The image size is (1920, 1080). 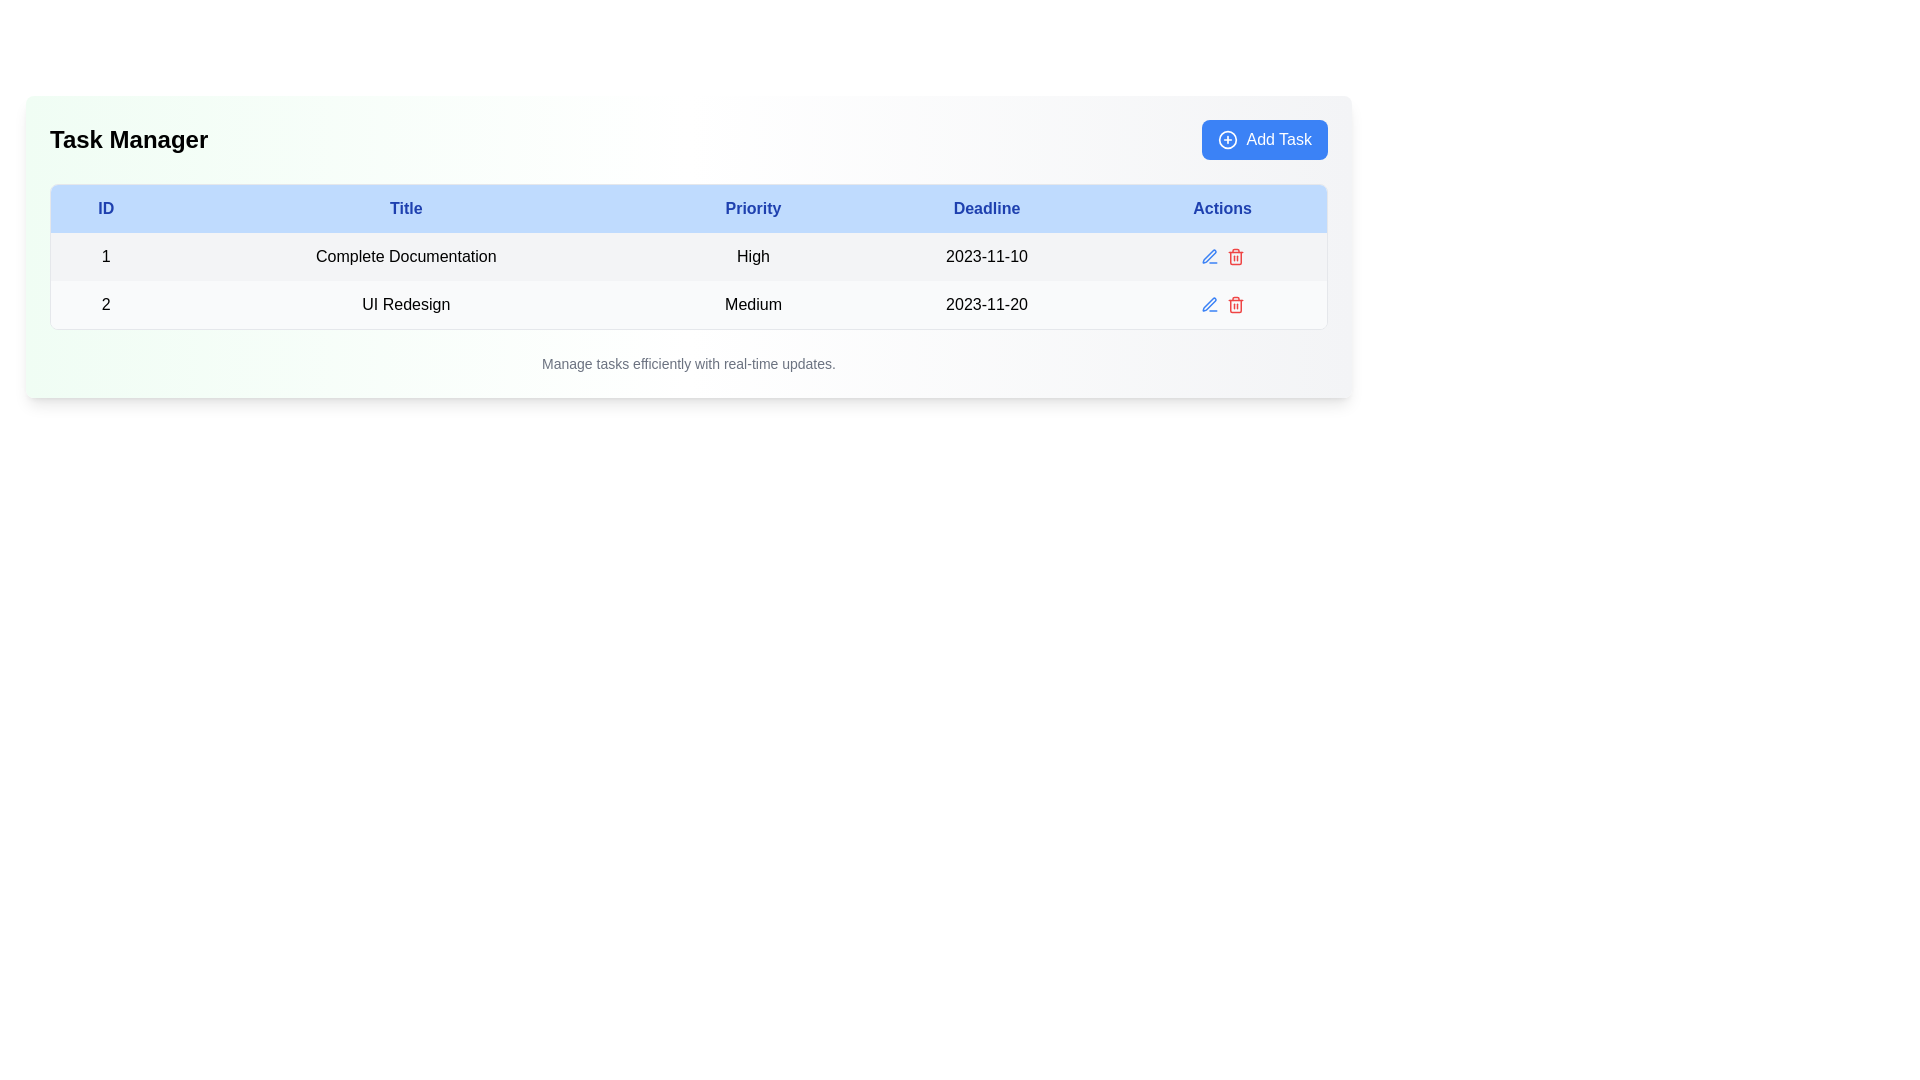 What do you see at coordinates (1208, 256) in the screenshot?
I see `the edit button located` at bounding box center [1208, 256].